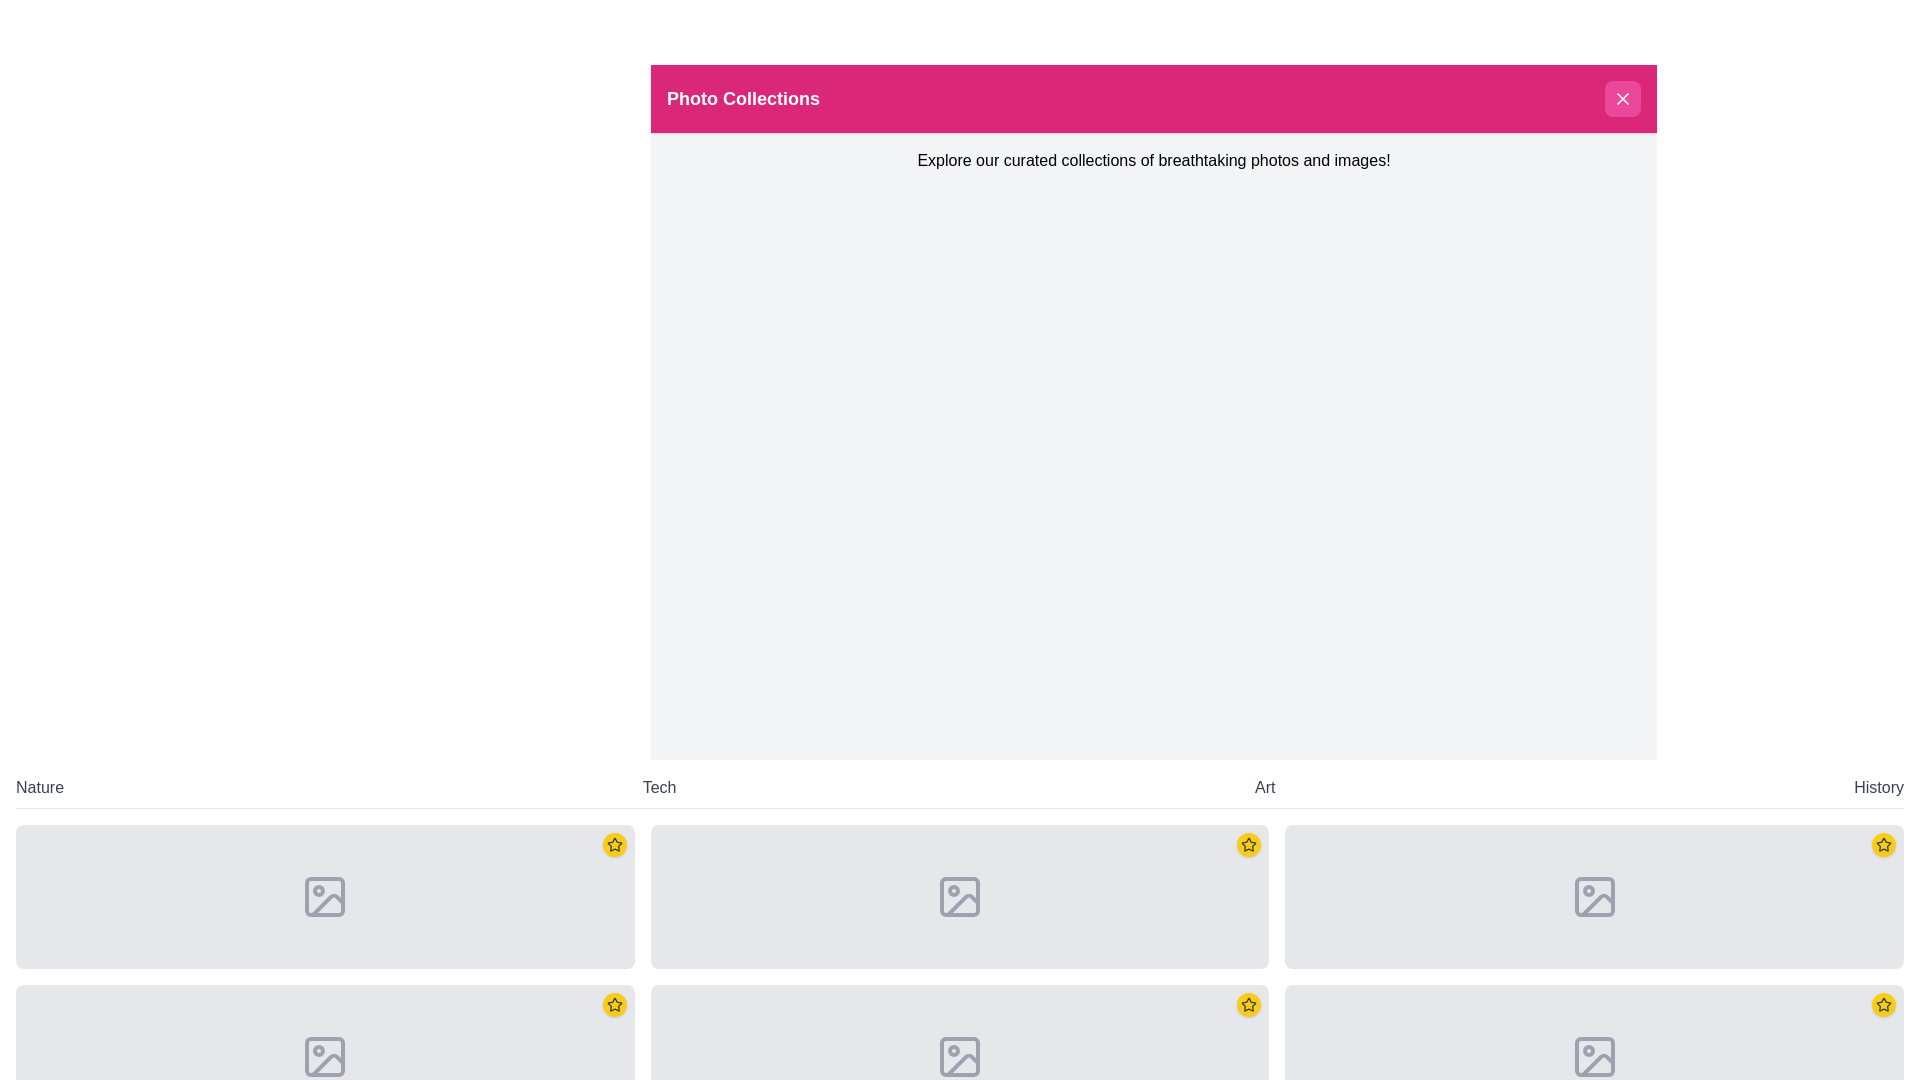 This screenshot has height=1080, width=1920. What do you see at coordinates (1592, 896) in the screenshot?
I see `the landscape icon with rounded corners in the second box of the third column under the 'Art' header` at bounding box center [1592, 896].